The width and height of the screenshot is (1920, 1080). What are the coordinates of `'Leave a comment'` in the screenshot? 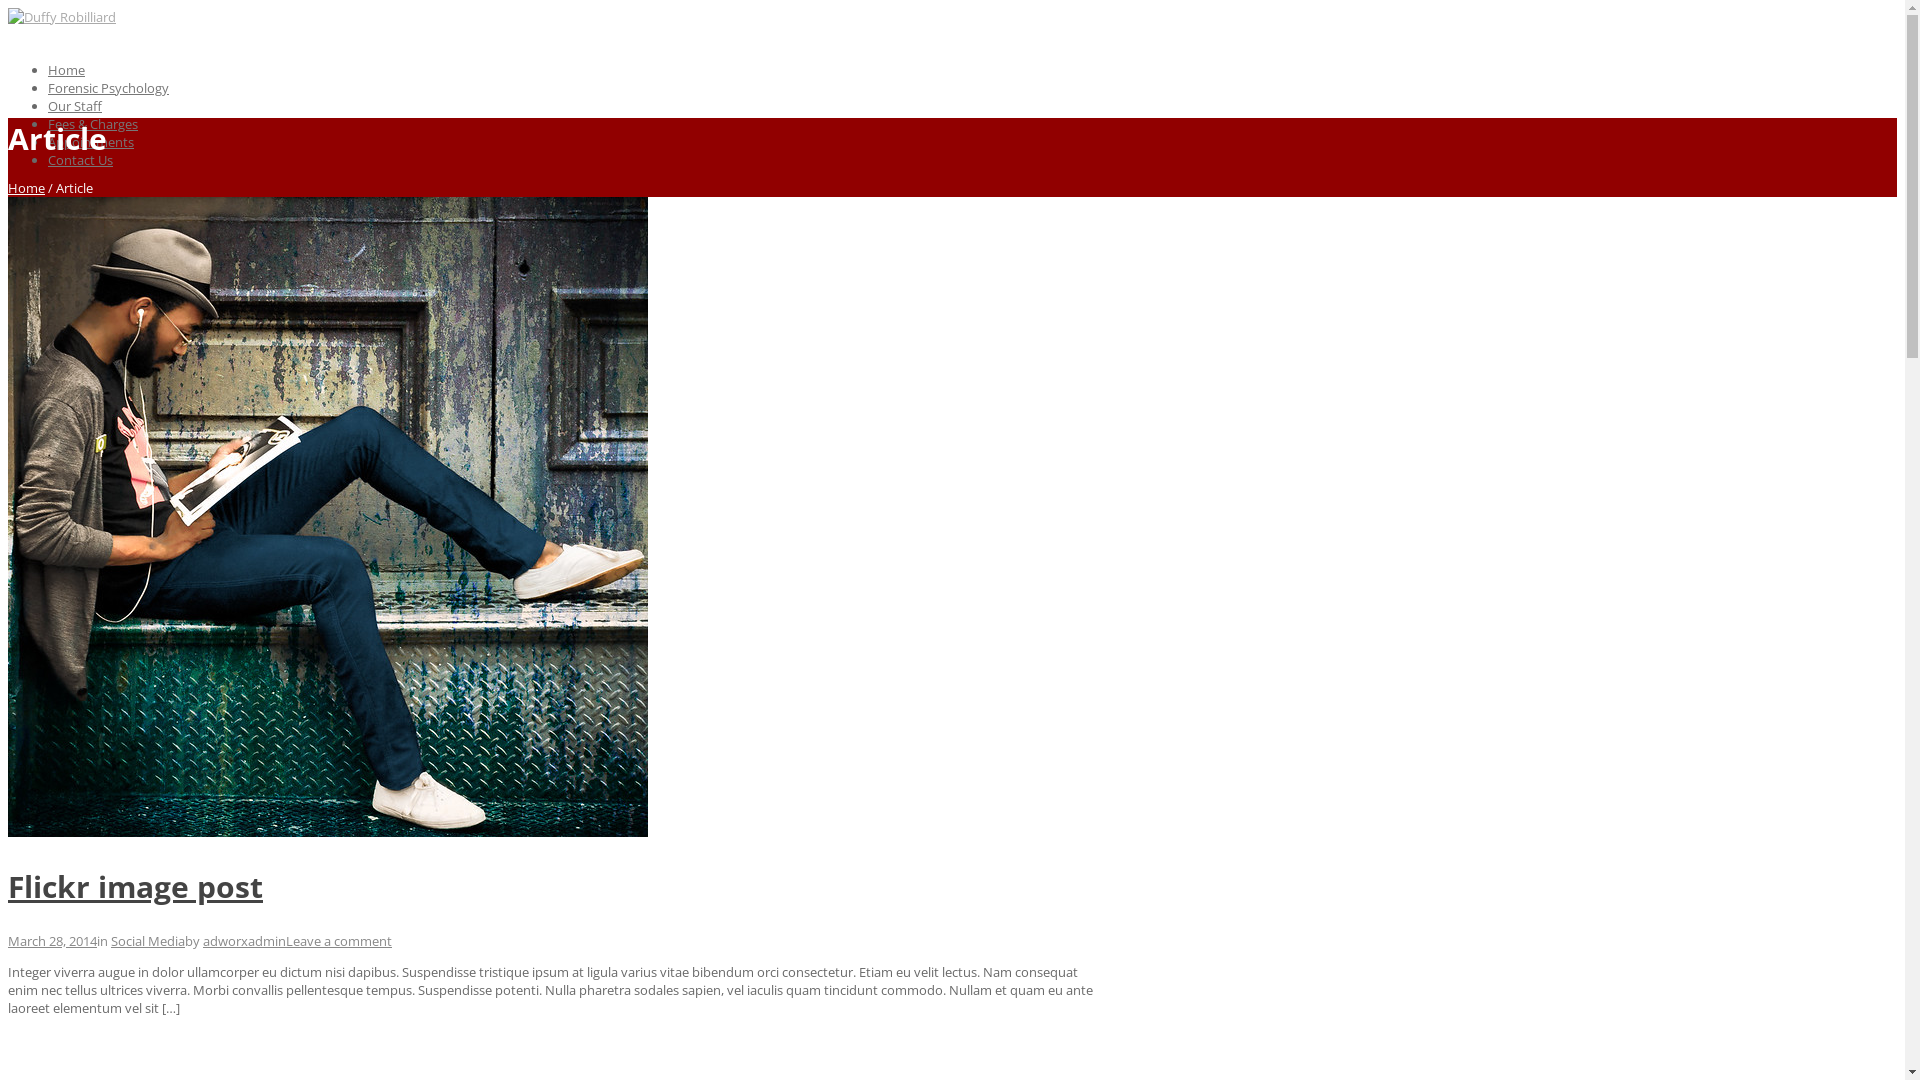 It's located at (339, 941).